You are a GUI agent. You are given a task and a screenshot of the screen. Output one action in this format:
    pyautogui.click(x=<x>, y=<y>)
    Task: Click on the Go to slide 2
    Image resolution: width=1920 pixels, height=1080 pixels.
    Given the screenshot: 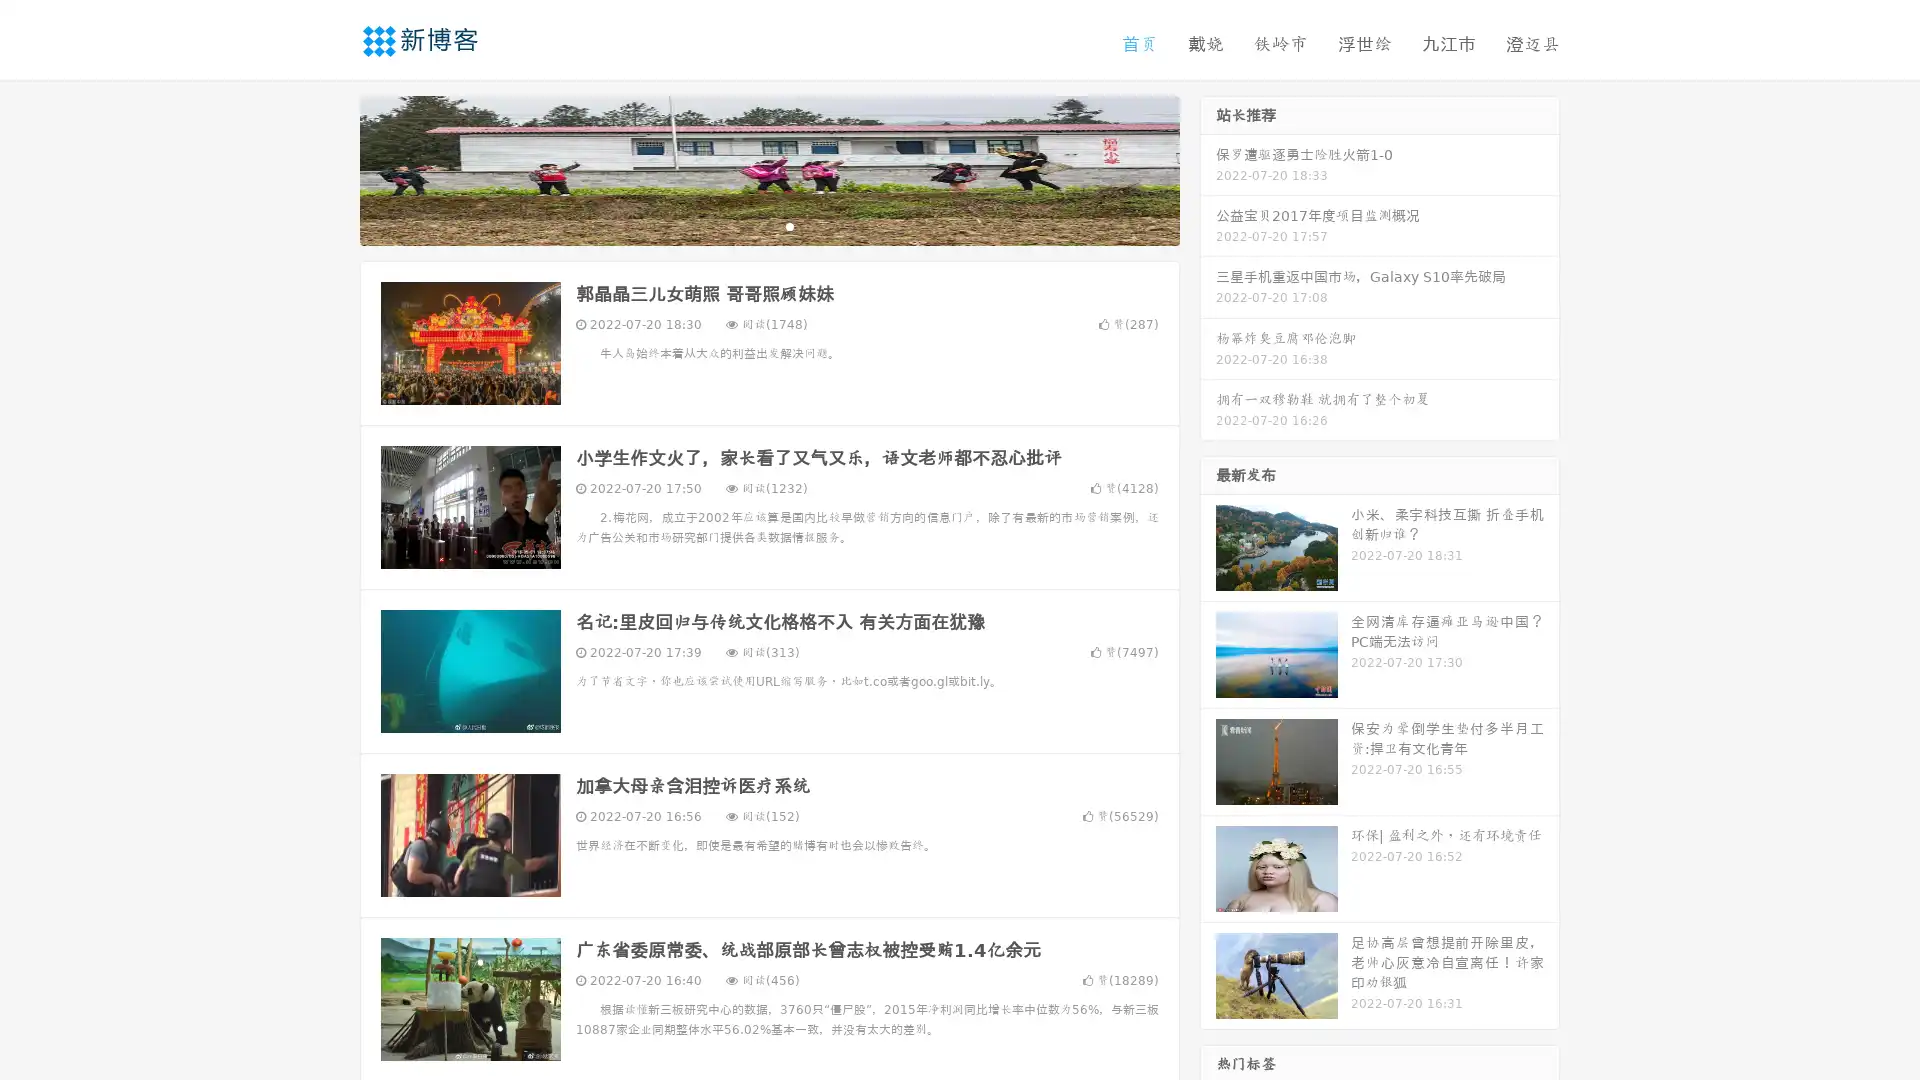 What is the action you would take?
    pyautogui.click(x=768, y=225)
    